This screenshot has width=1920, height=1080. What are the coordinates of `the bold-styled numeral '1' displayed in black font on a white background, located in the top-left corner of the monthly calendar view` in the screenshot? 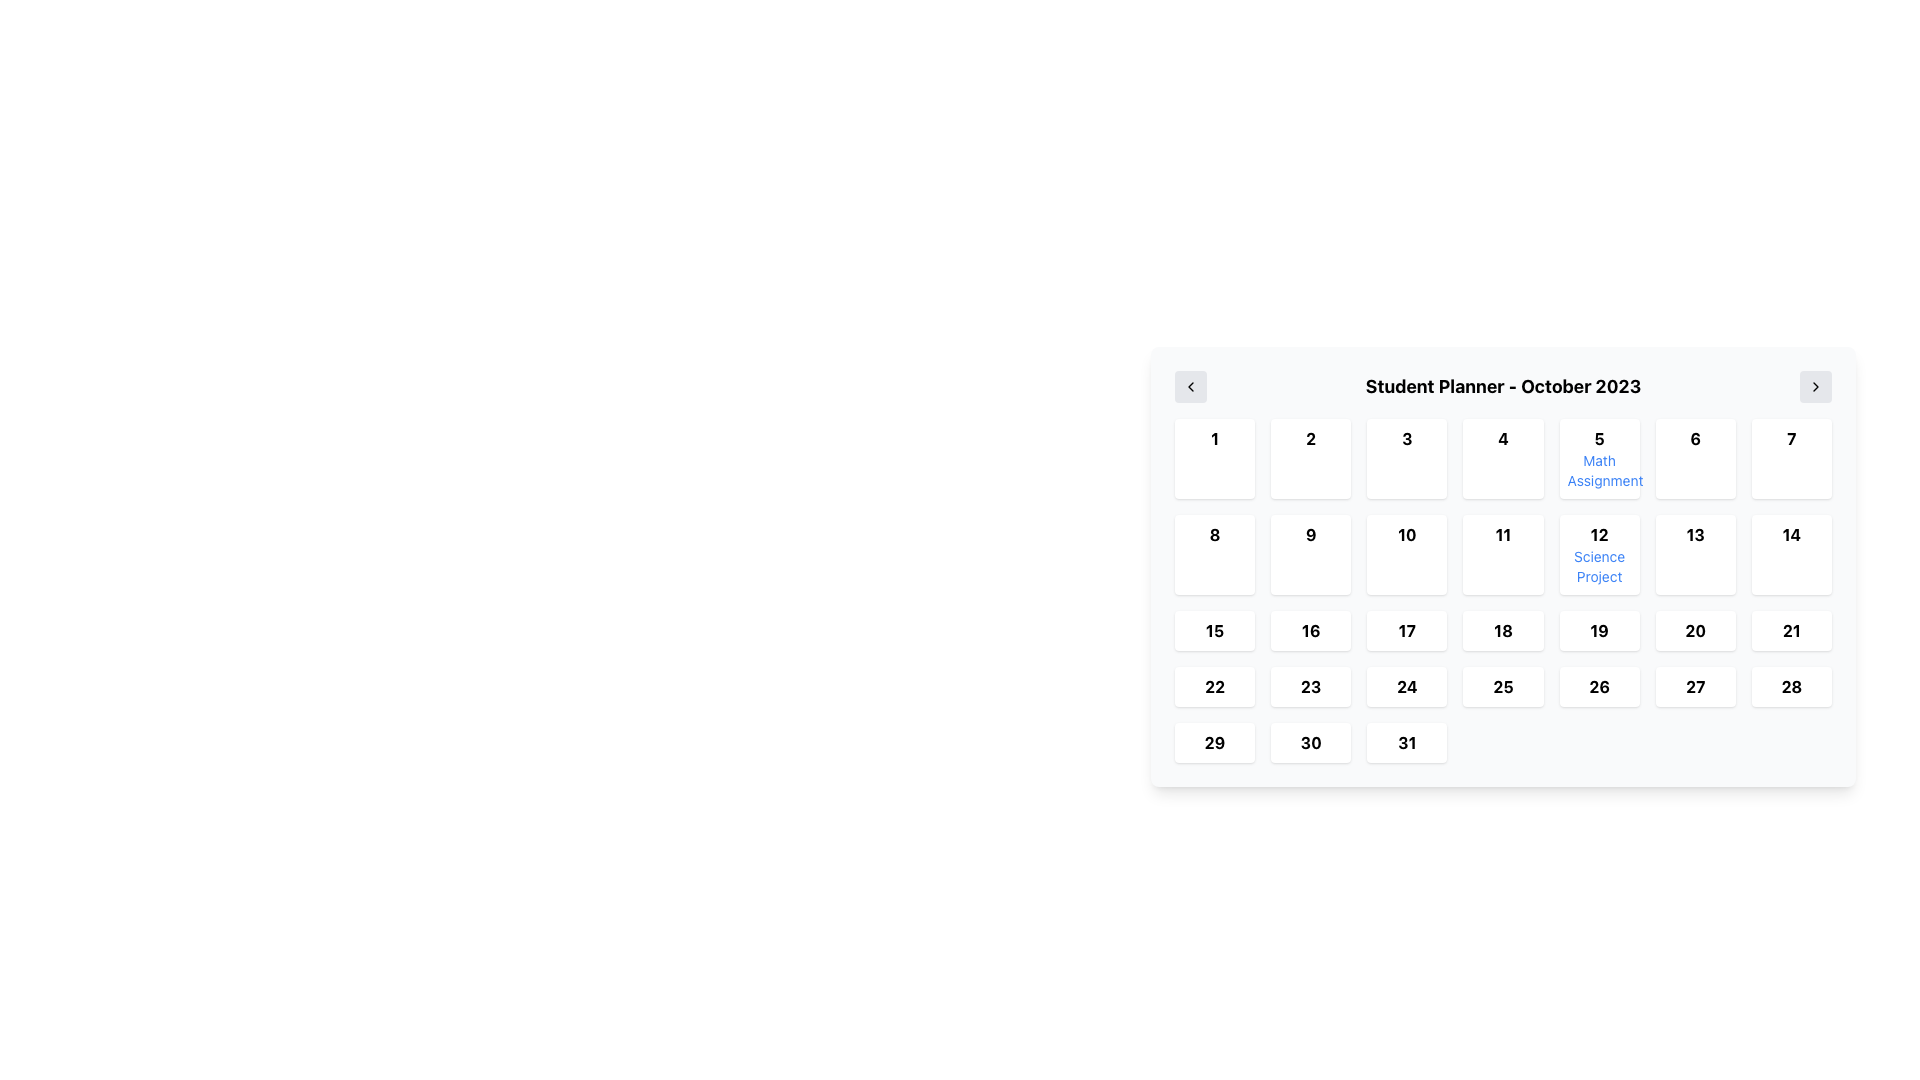 It's located at (1213, 438).